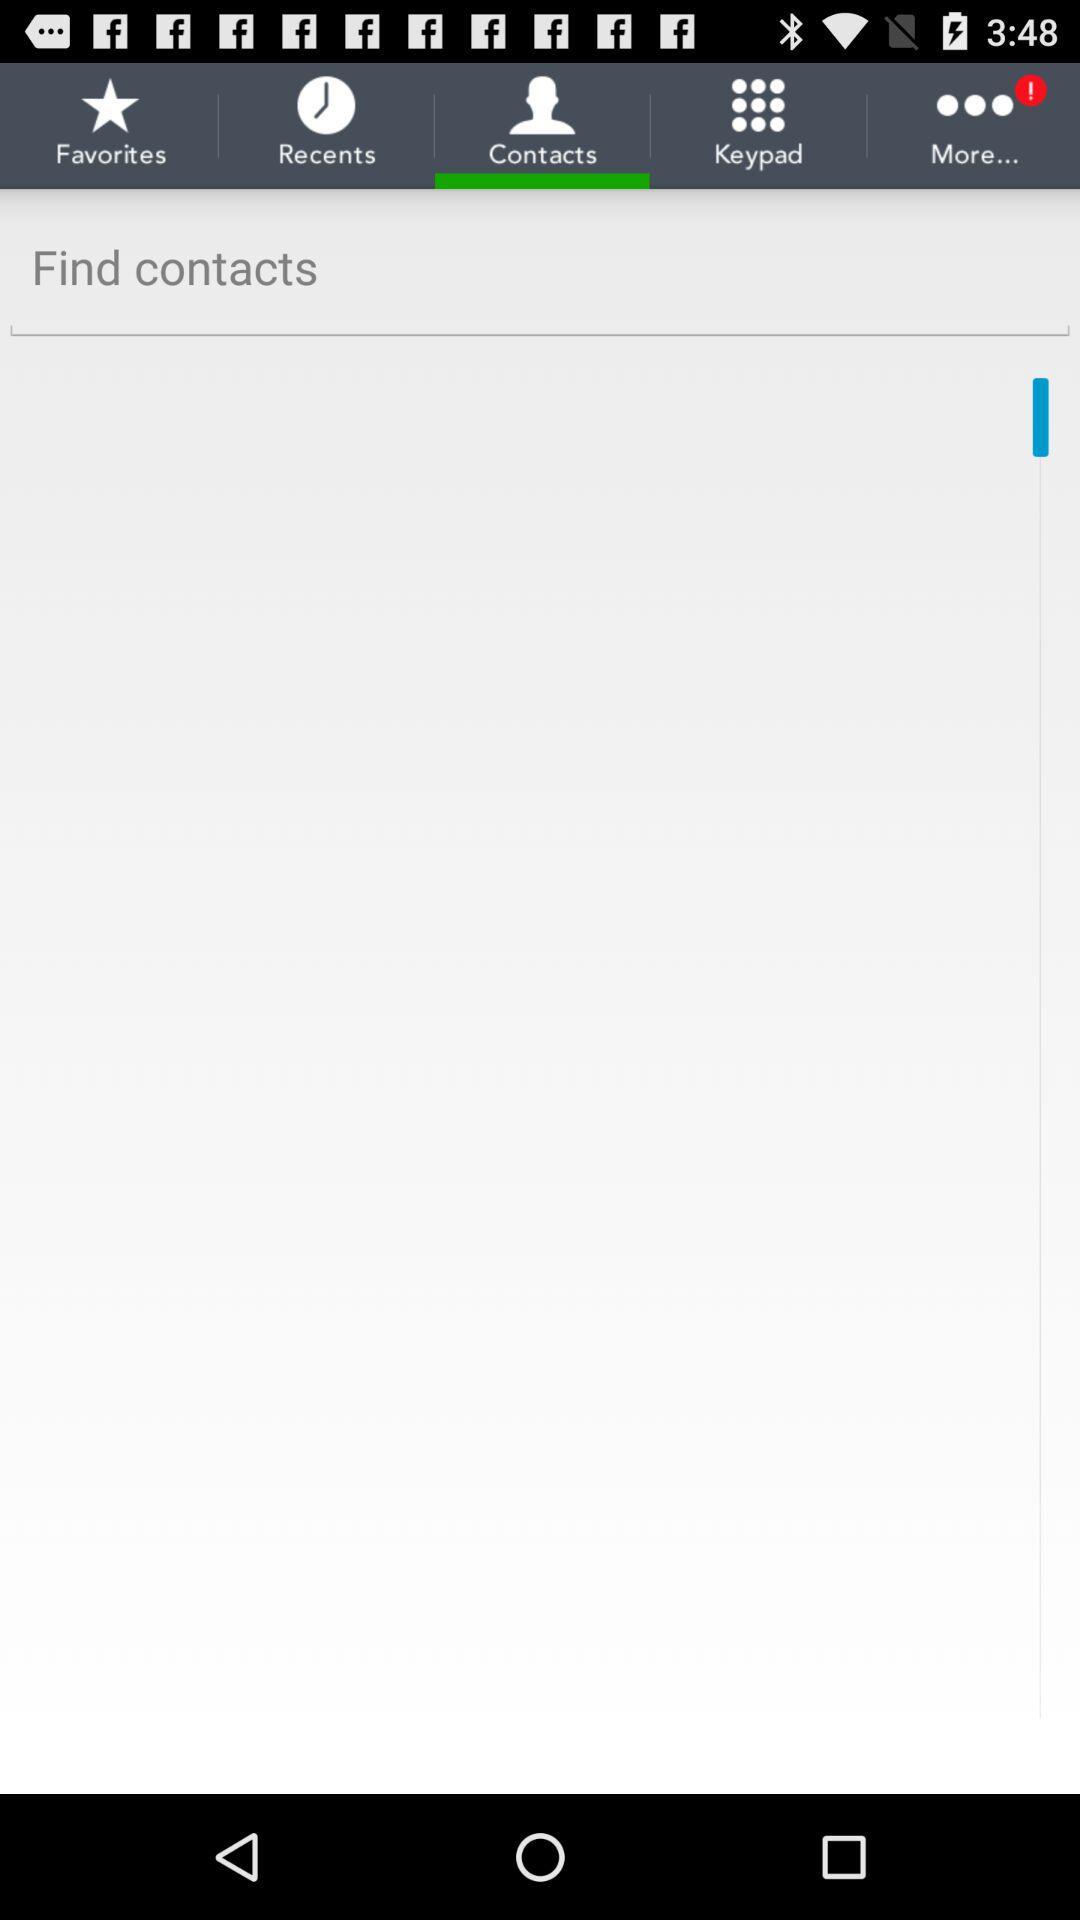 This screenshot has width=1080, height=1920. What do you see at coordinates (540, 266) in the screenshot?
I see `search for contacts` at bounding box center [540, 266].